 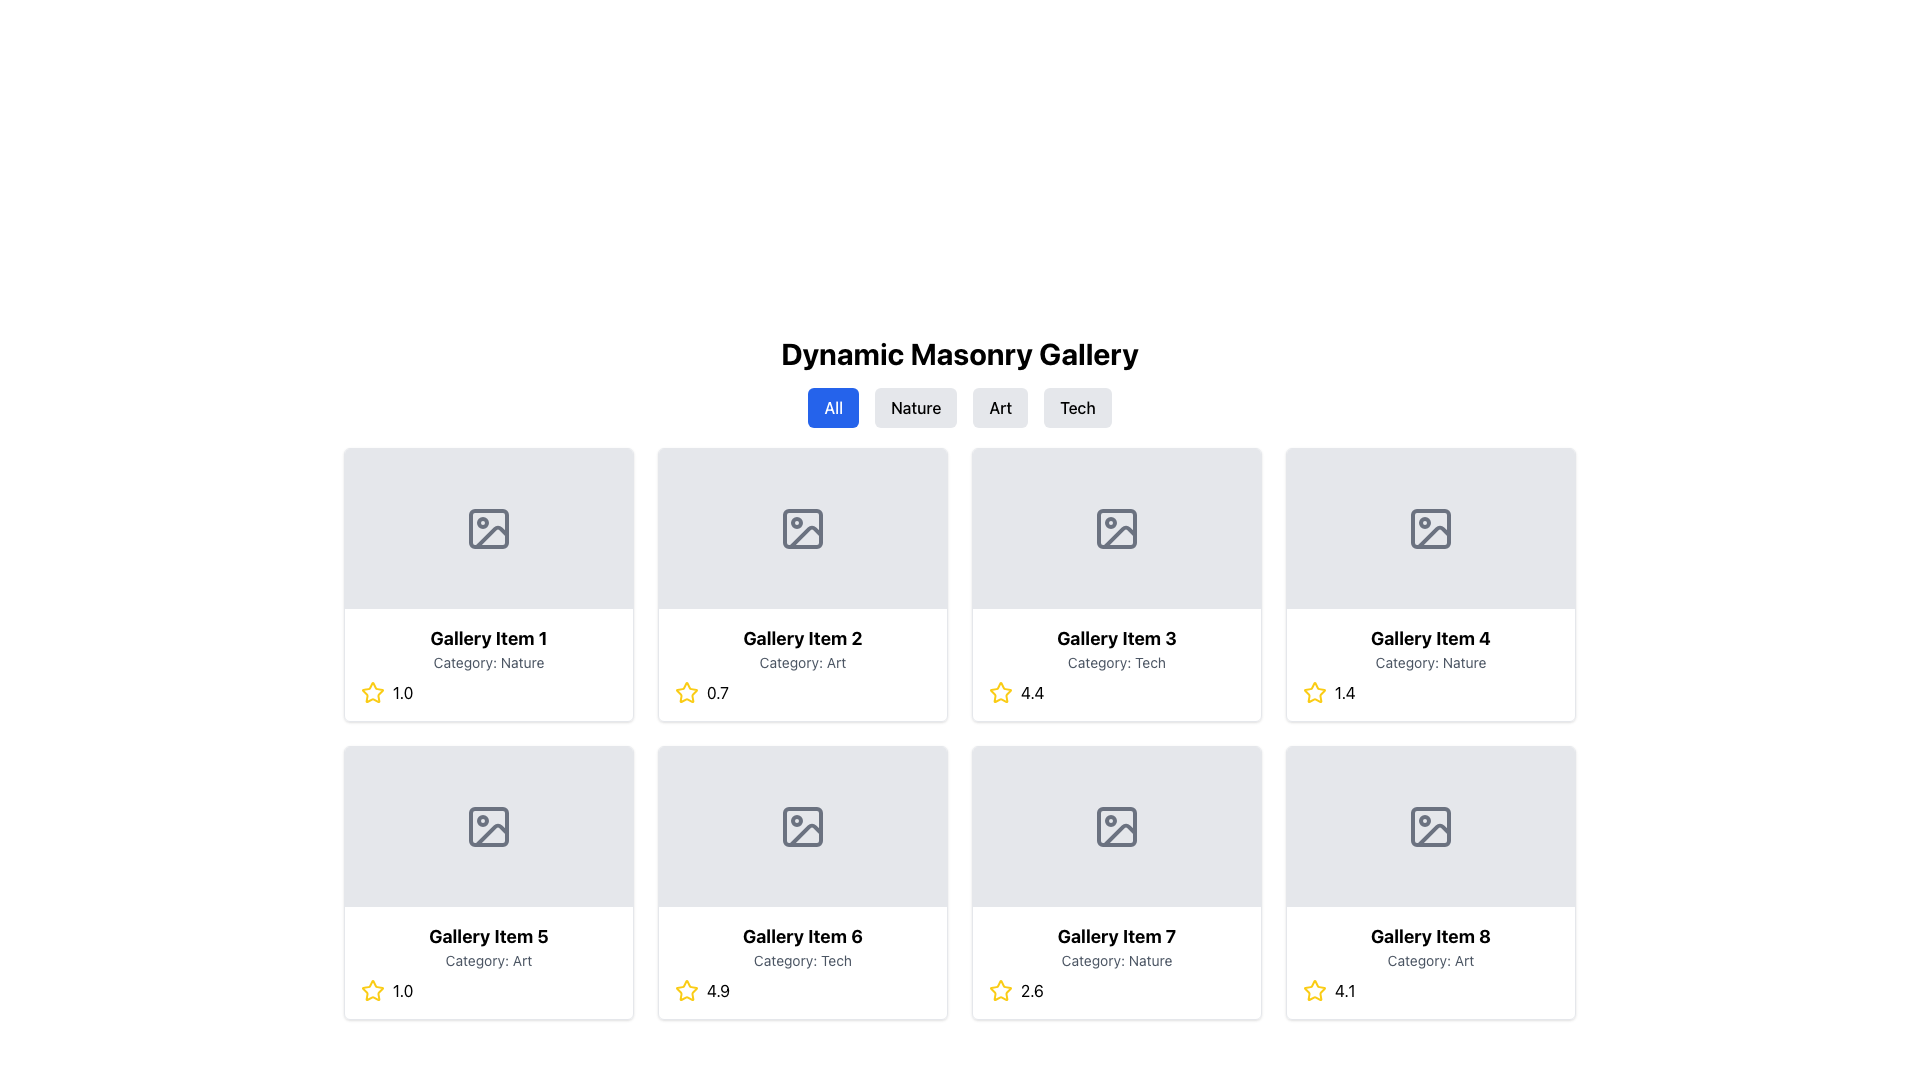 What do you see at coordinates (1116, 664) in the screenshot?
I see `the Text Display Component that displays 'Gallery Item 3' with a subheading 'Category: Tech' and a rating of '4.4'` at bounding box center [1116, 664].